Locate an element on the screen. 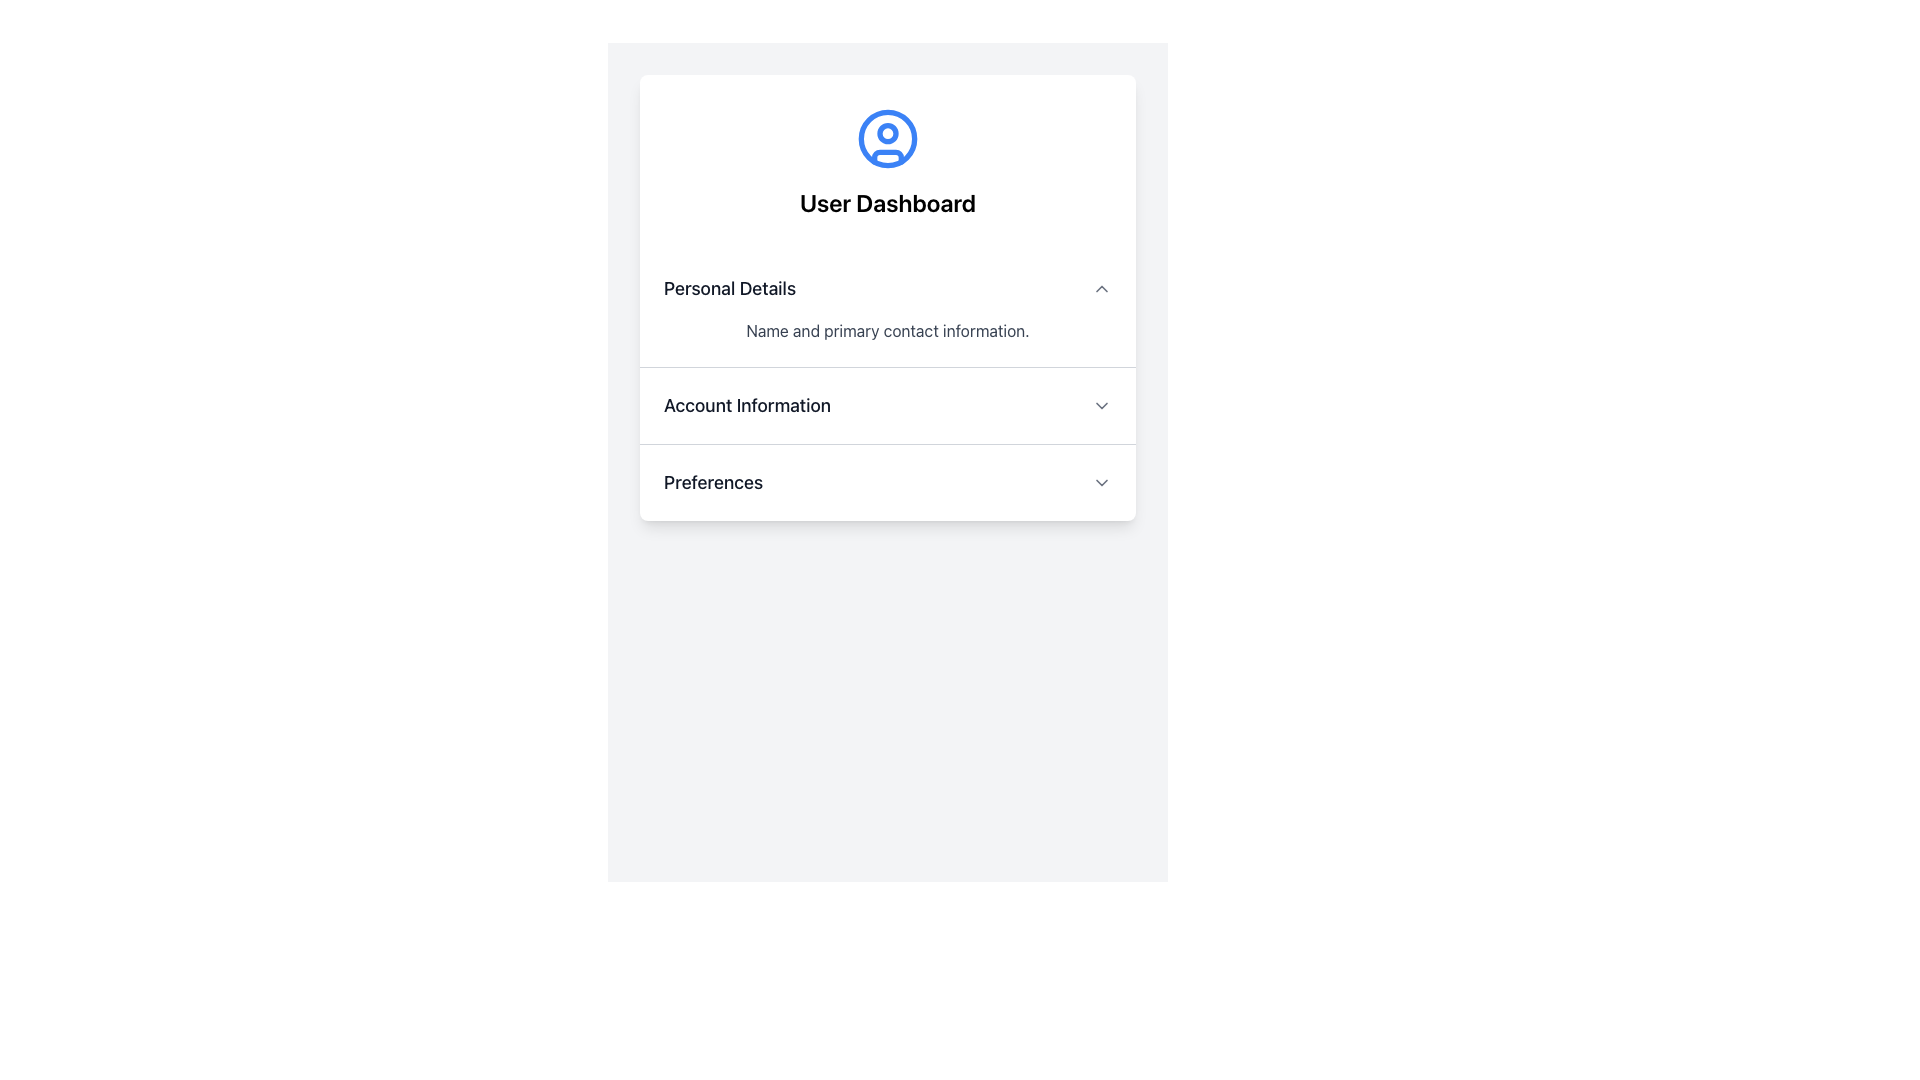  the decorative SVG Circle that enhances the user avatar, located at the top center of the application card is located at coordinates (887, 132).